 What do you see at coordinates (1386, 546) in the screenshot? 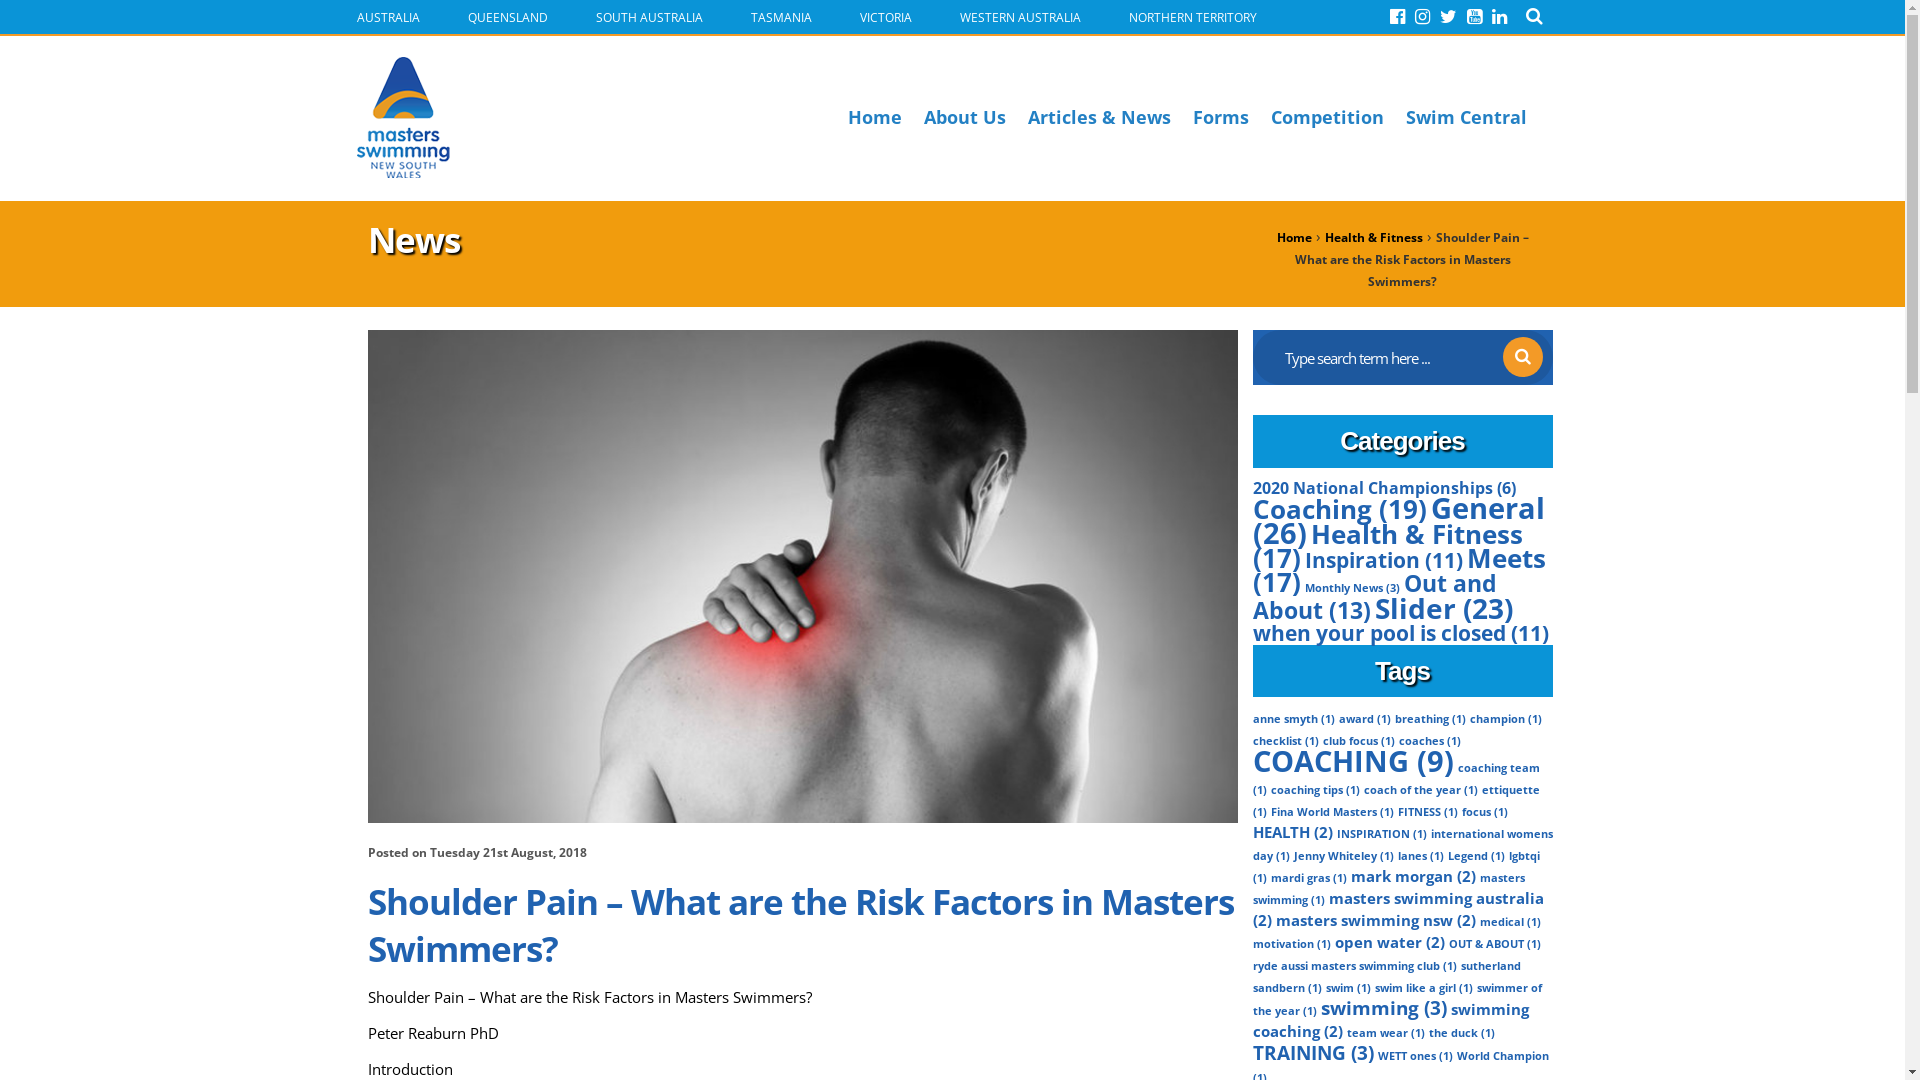
I see `'Health & Fitness (17)'` at bounding box center [1386, 546].